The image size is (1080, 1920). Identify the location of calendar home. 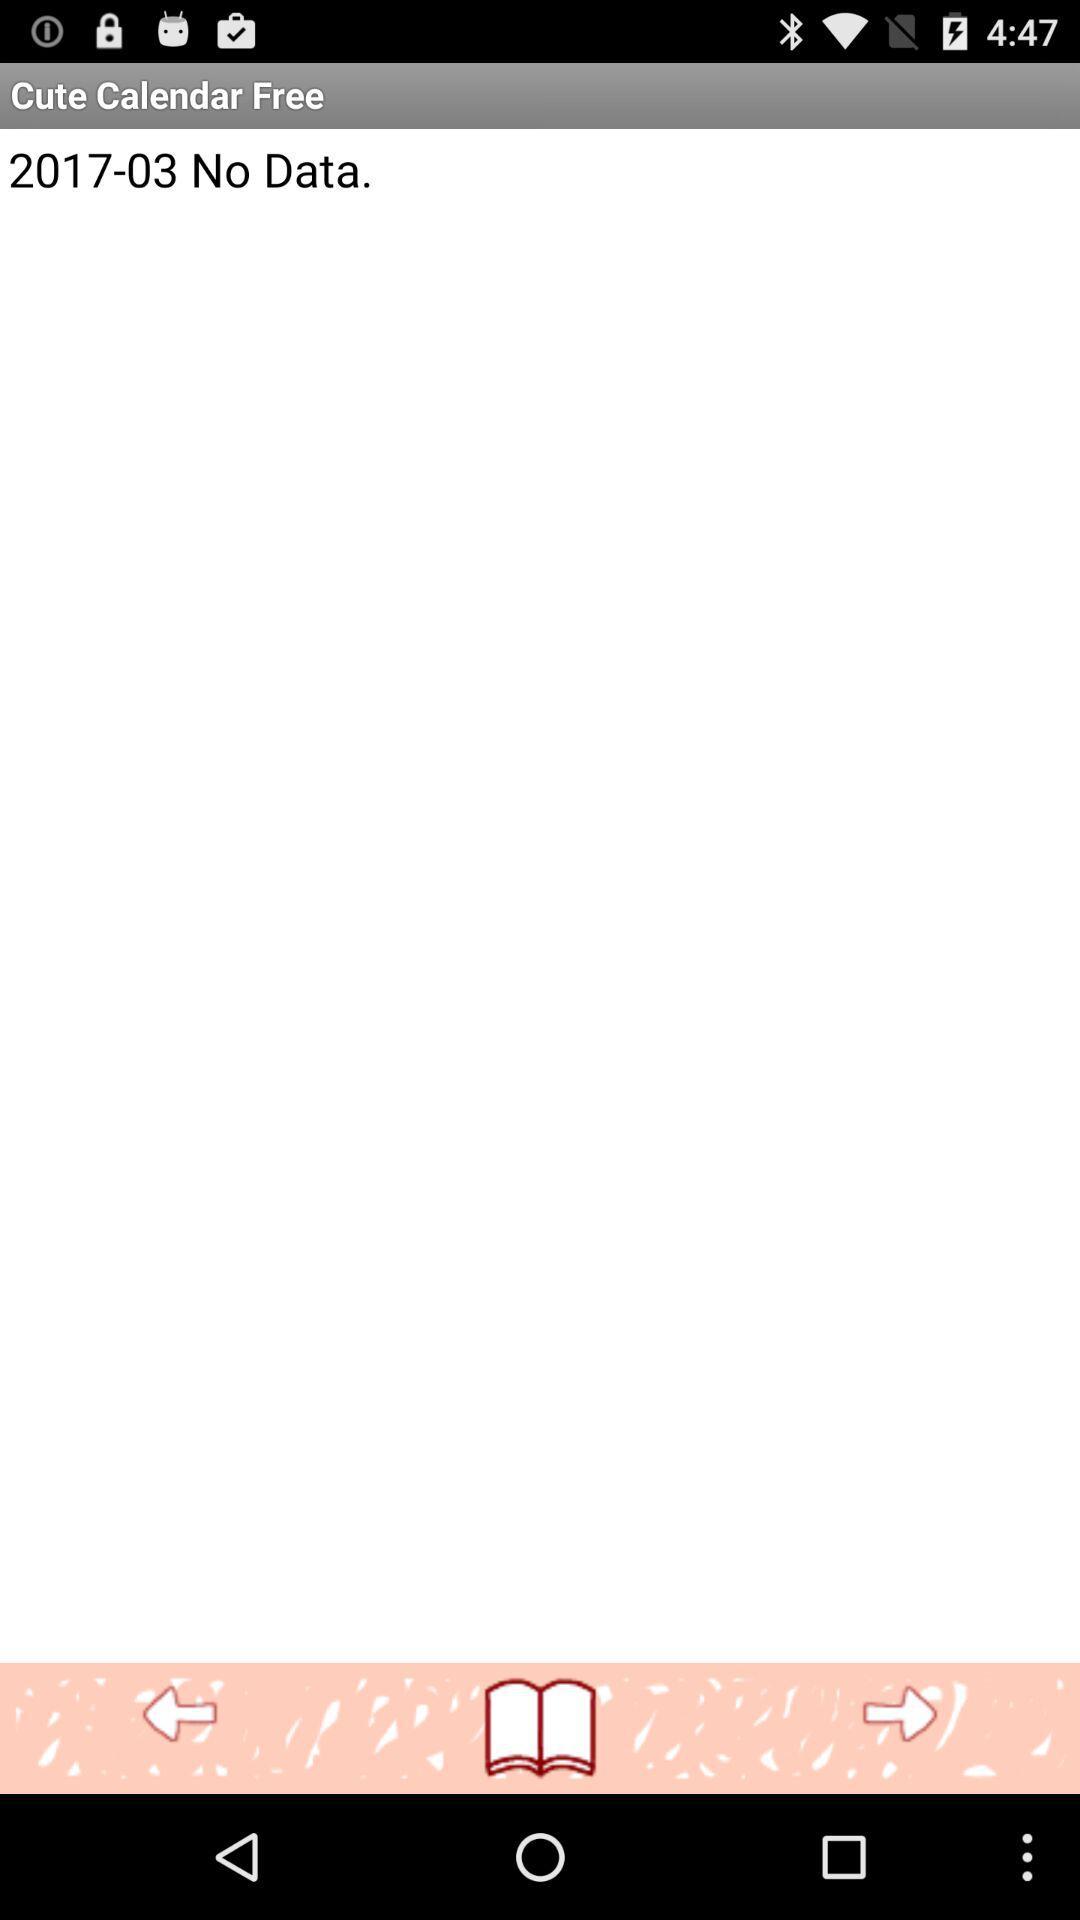
(540, 1727).